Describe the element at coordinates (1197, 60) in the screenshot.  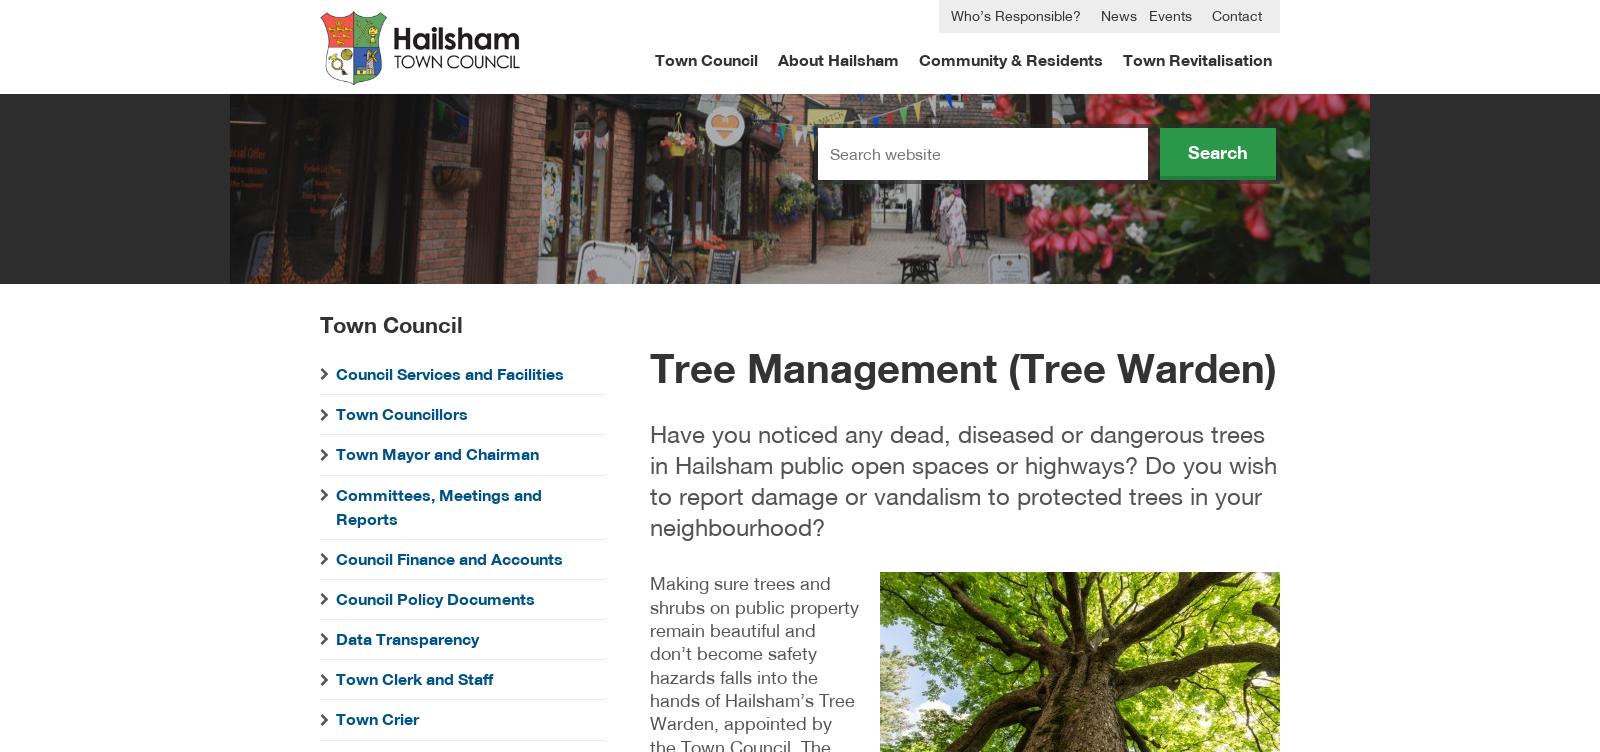
I see `'Town Revitalisation'` at that location.